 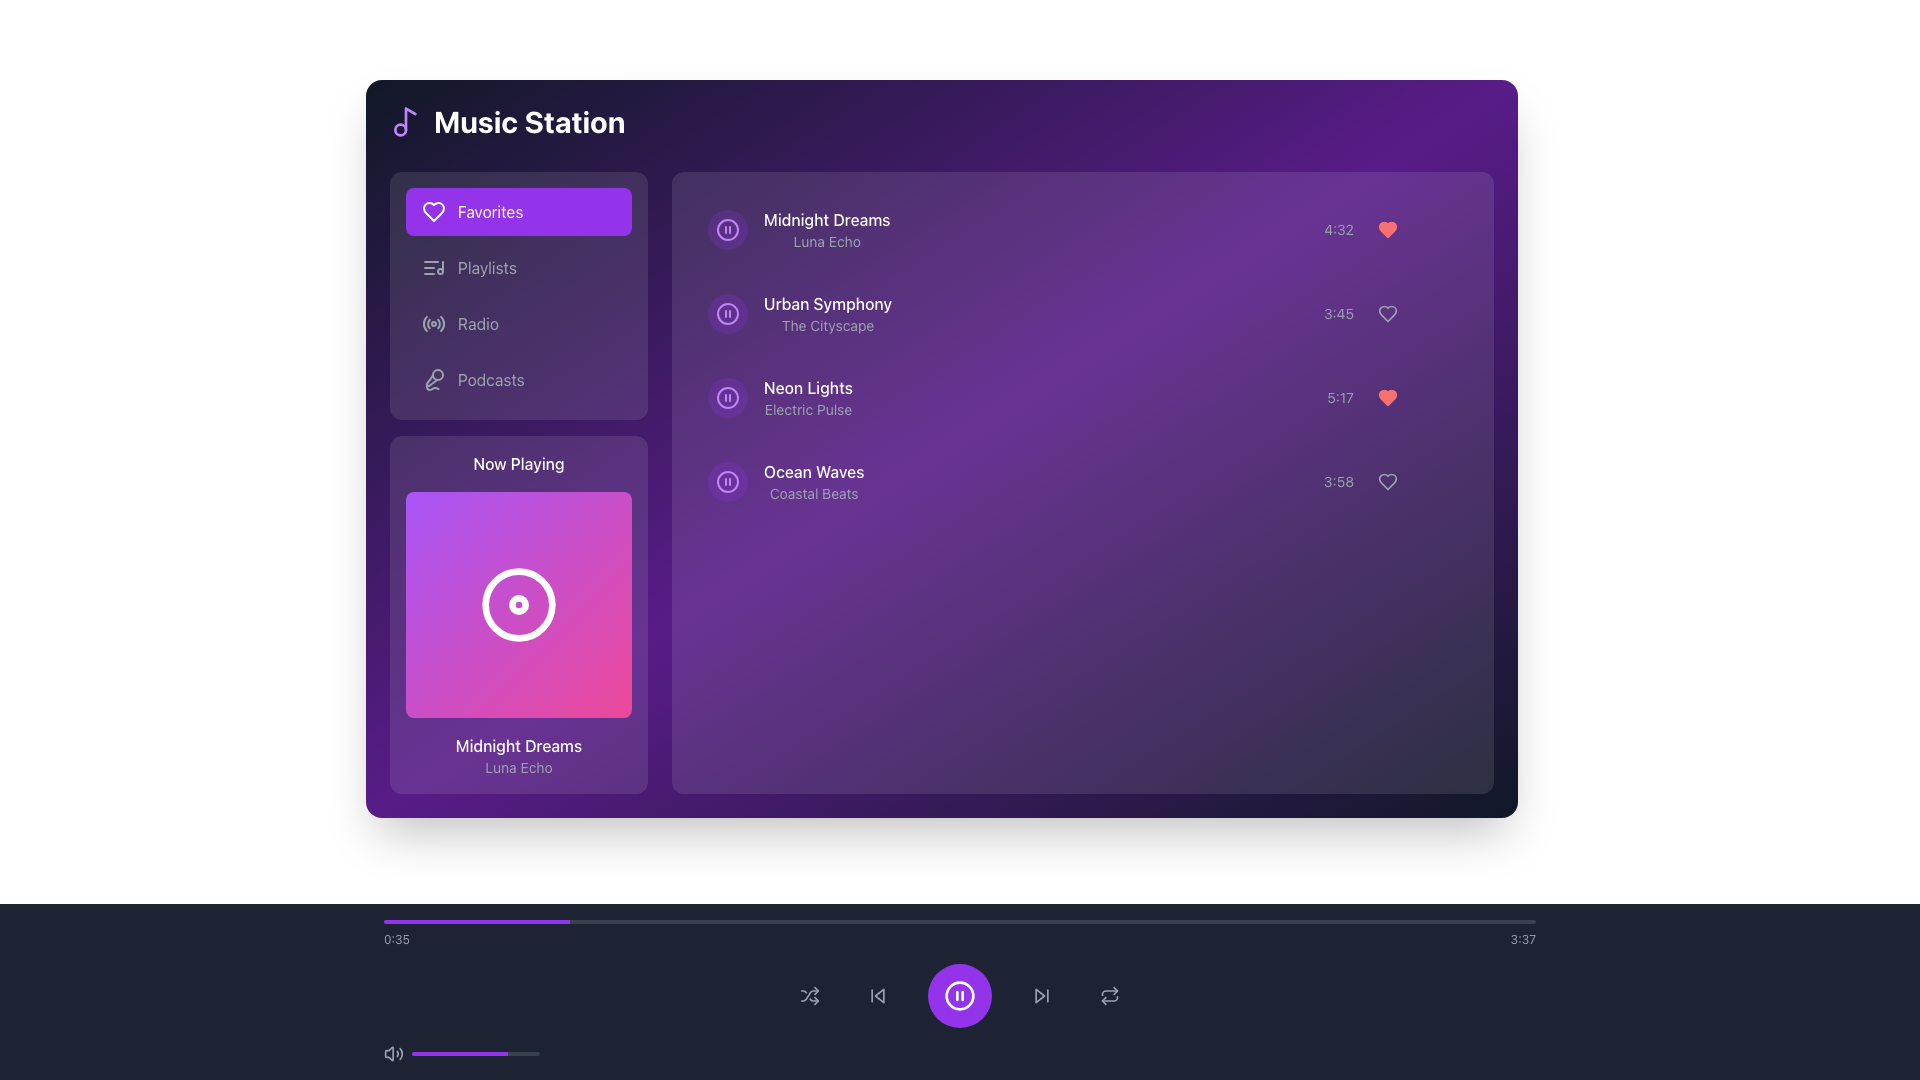 What do you see at coordinates (518, 212) in the screenshot?
I see `the Favorites navigation button located in the top-left area of the side navigation bar` at bounding box center [518, 212].